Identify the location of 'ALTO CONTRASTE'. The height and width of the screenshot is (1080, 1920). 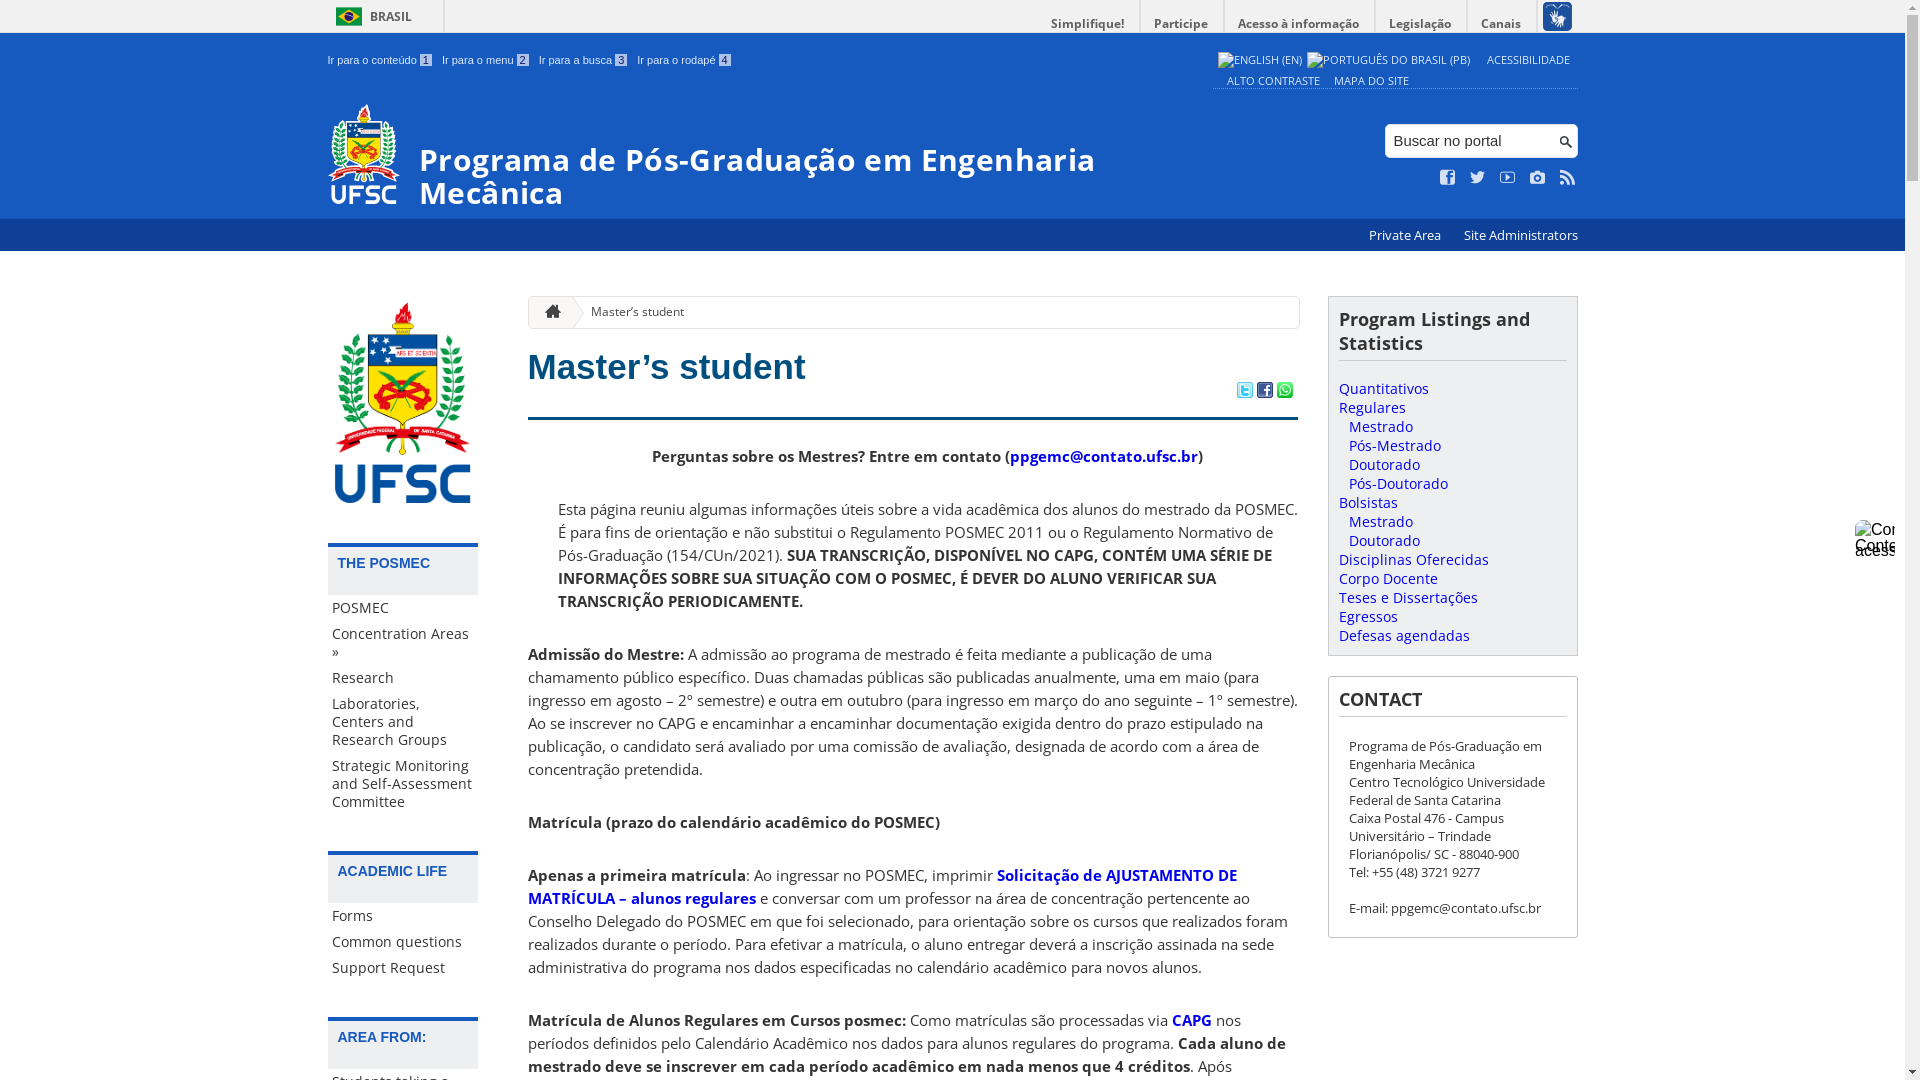
(1271, 79).